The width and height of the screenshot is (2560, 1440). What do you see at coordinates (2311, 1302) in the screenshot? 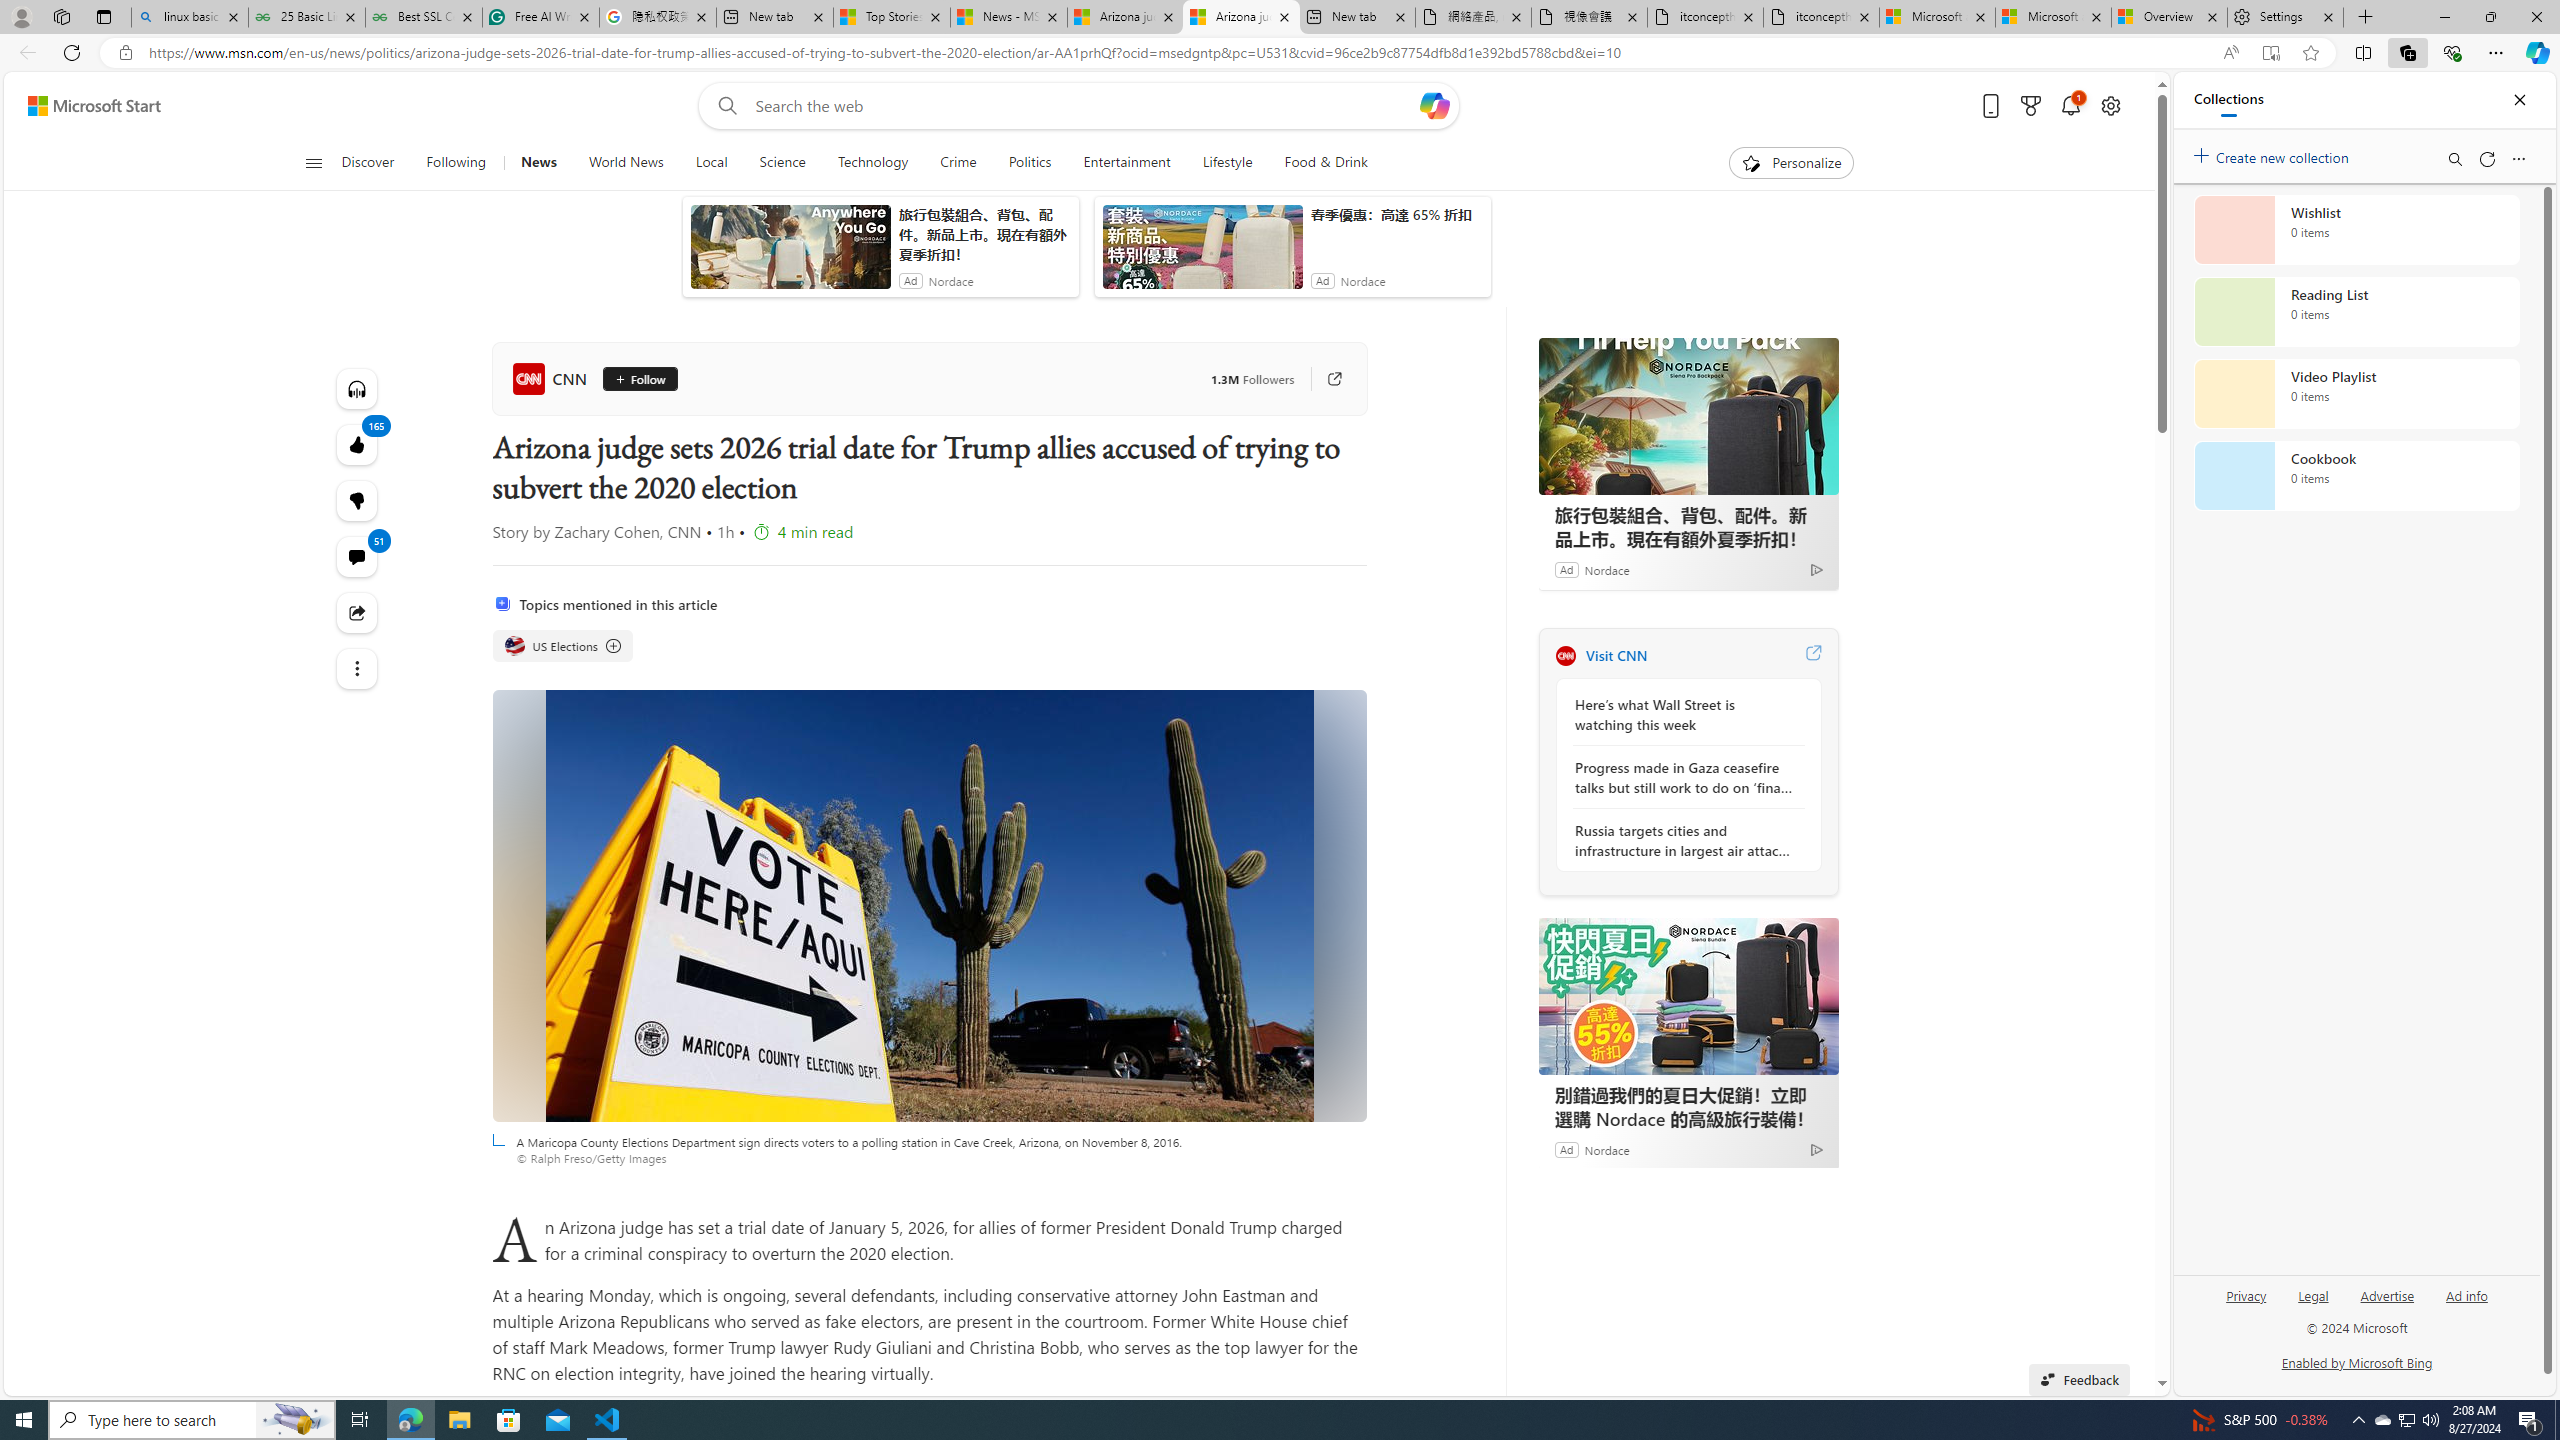
I see `'Legal'` at bounding box center [2311, 1302].